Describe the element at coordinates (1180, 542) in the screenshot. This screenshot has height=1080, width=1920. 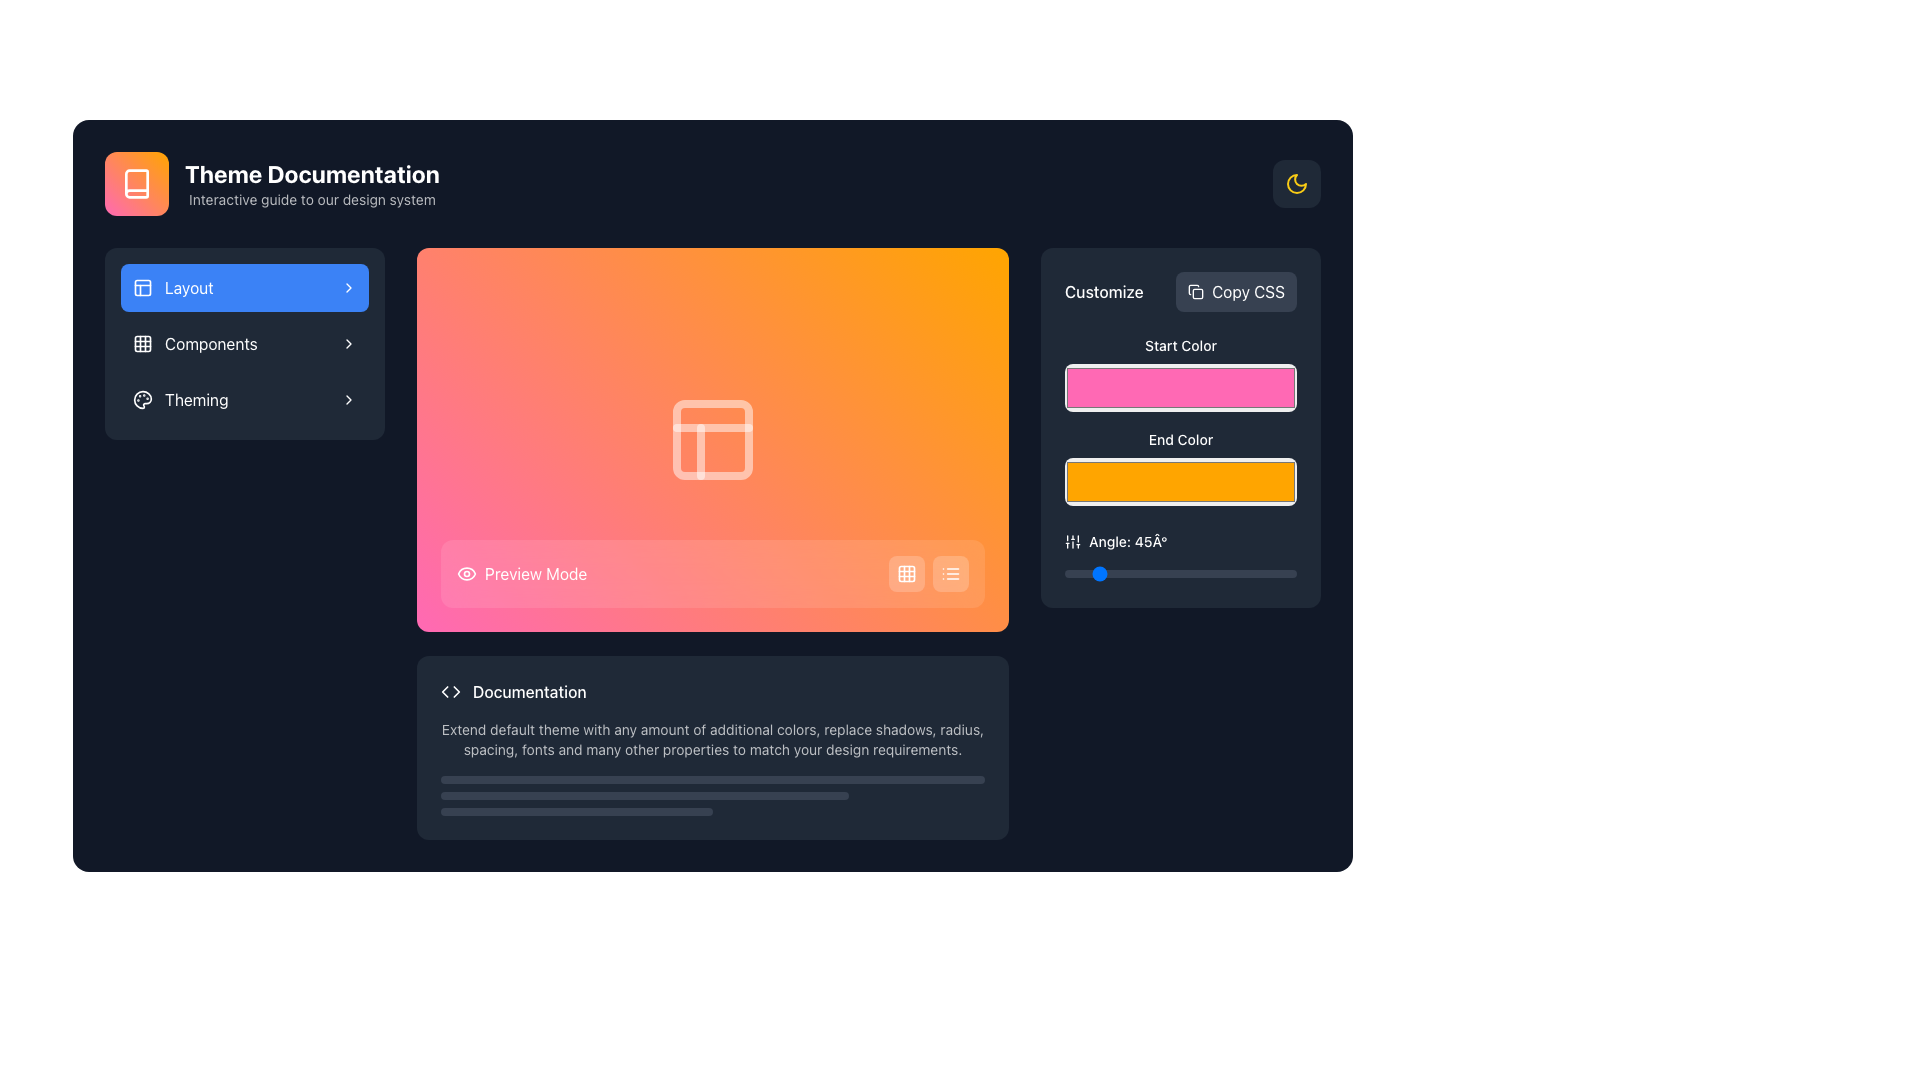
I see `the text label displaying 'Angle: 45Â°' with the adjacent vertical slider icon in the 'Customize' section` at that location.